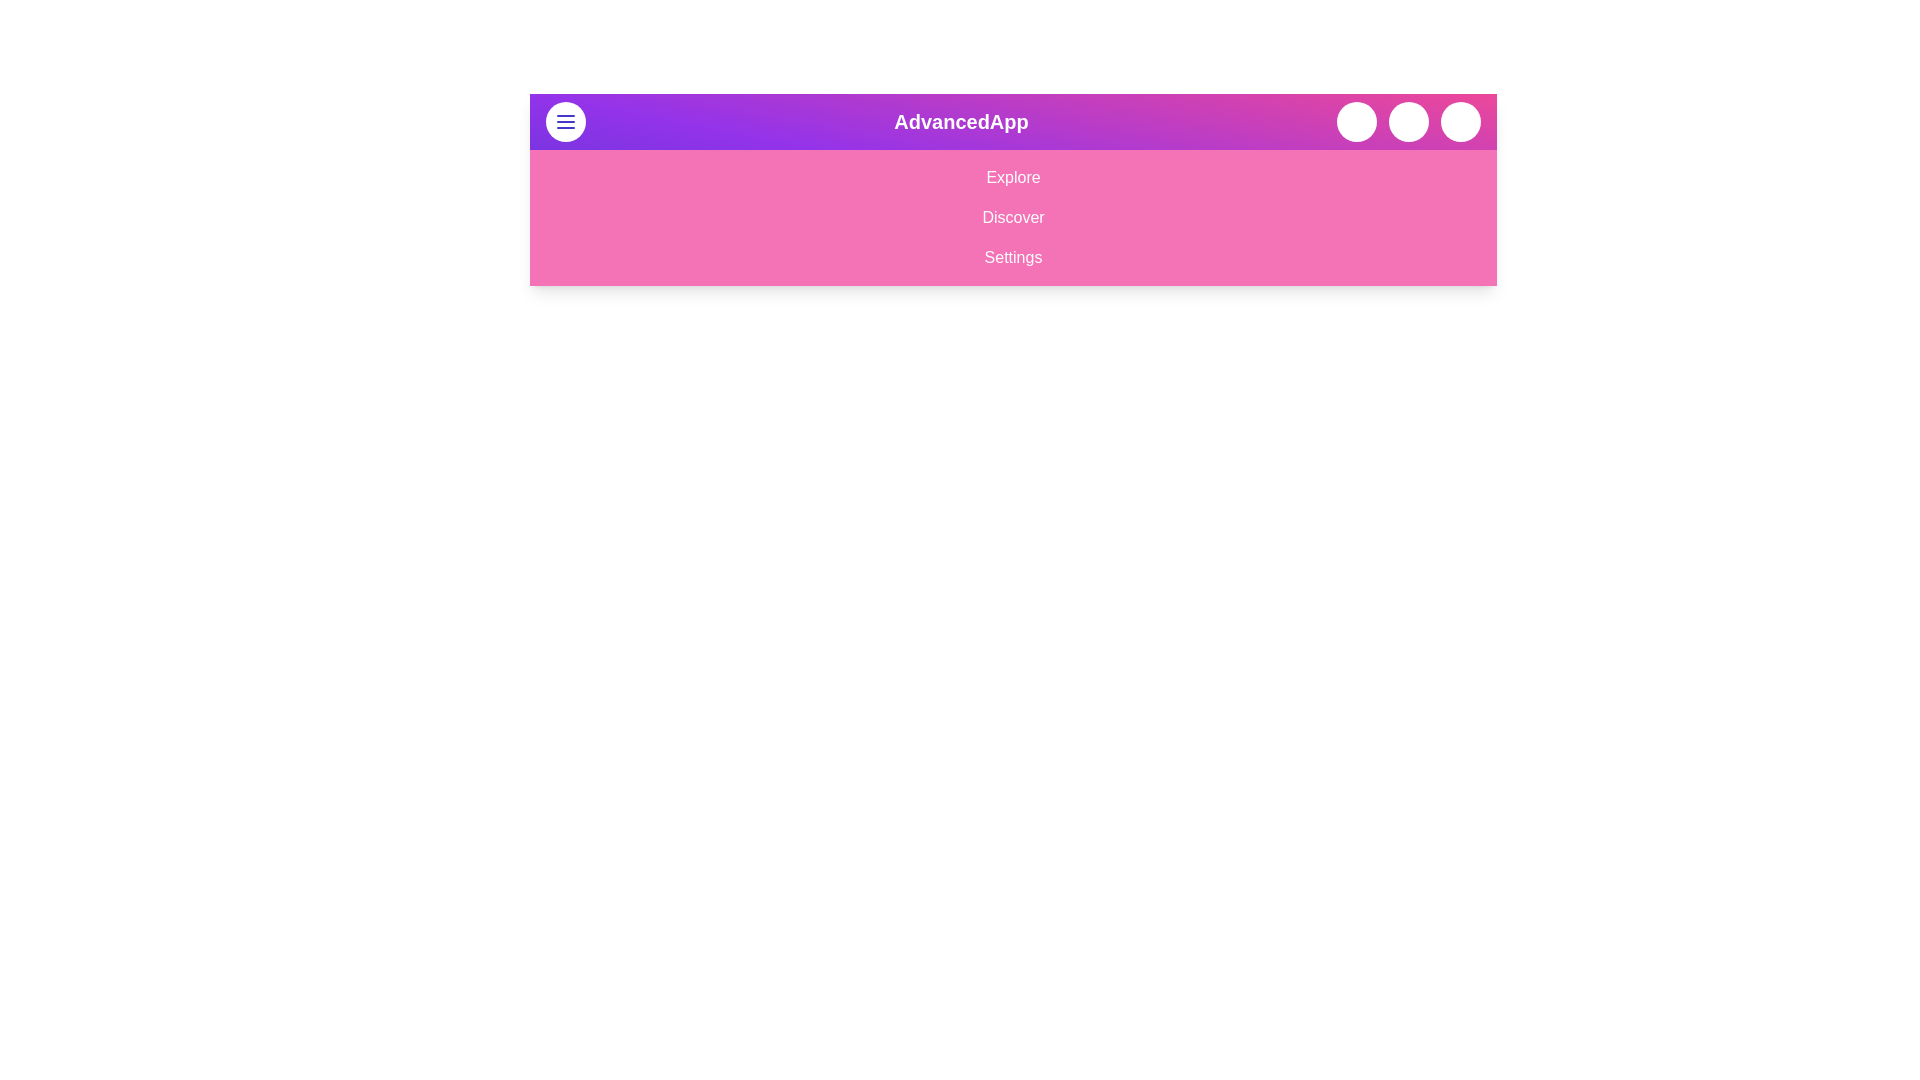  Describe the element at coordinates (1013, 176) in the screenshot. I see `the menu option Explore` at that location.